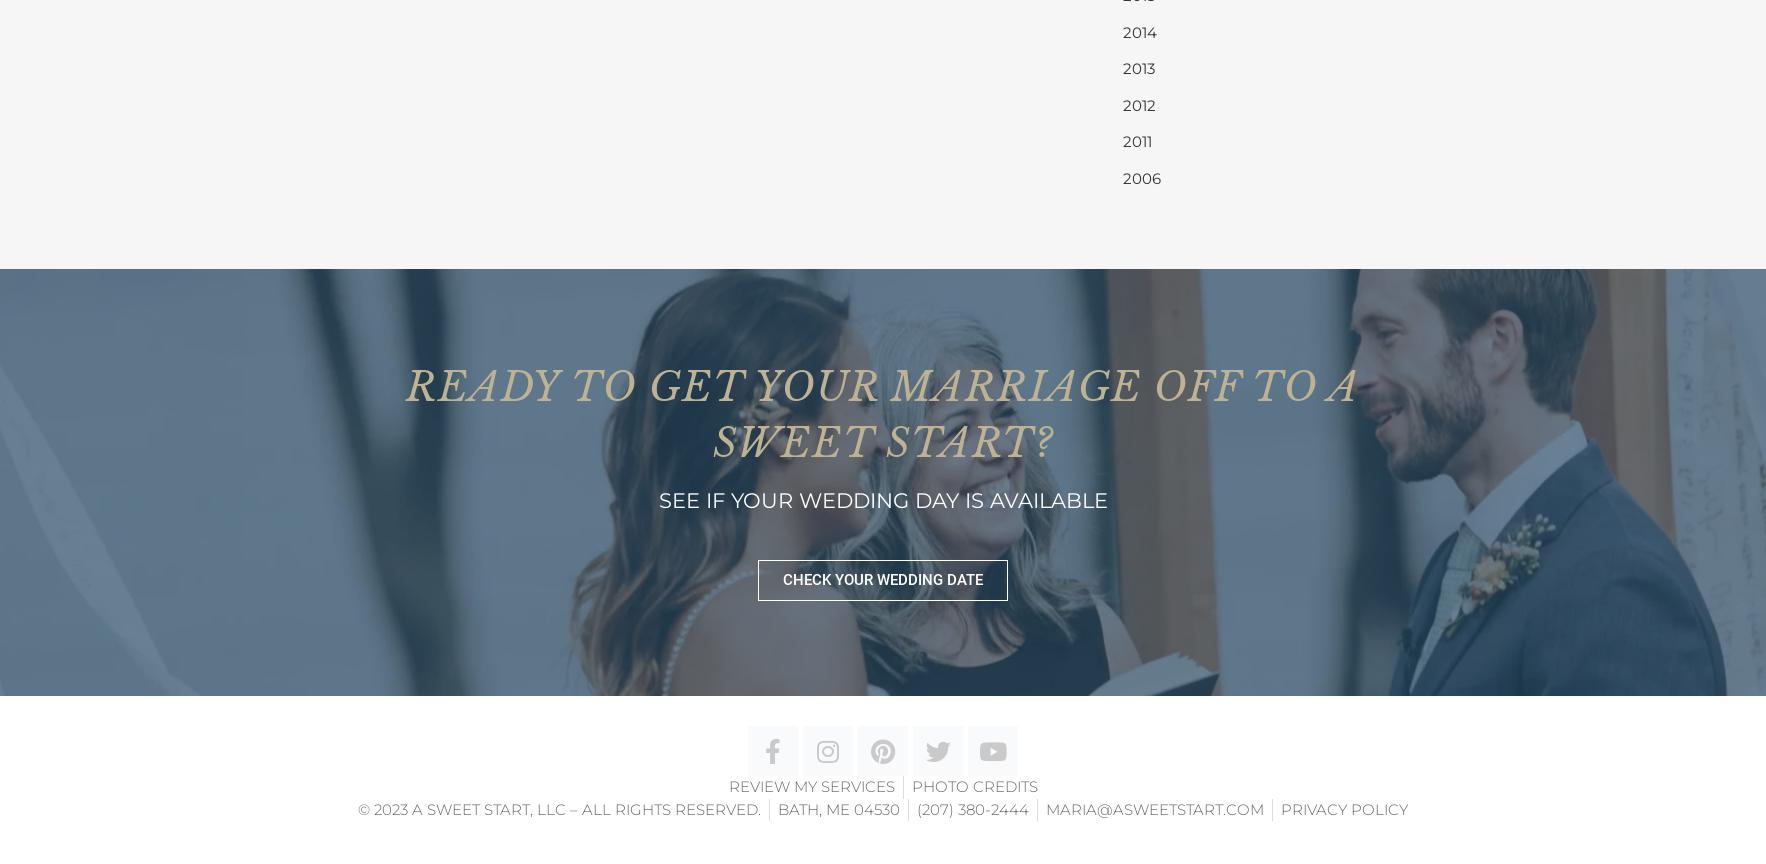 This screenshot has width=1766, height=864. Describe the element at coordinates (1135, 140) in the screenshot. I see `'2011'` at that location.